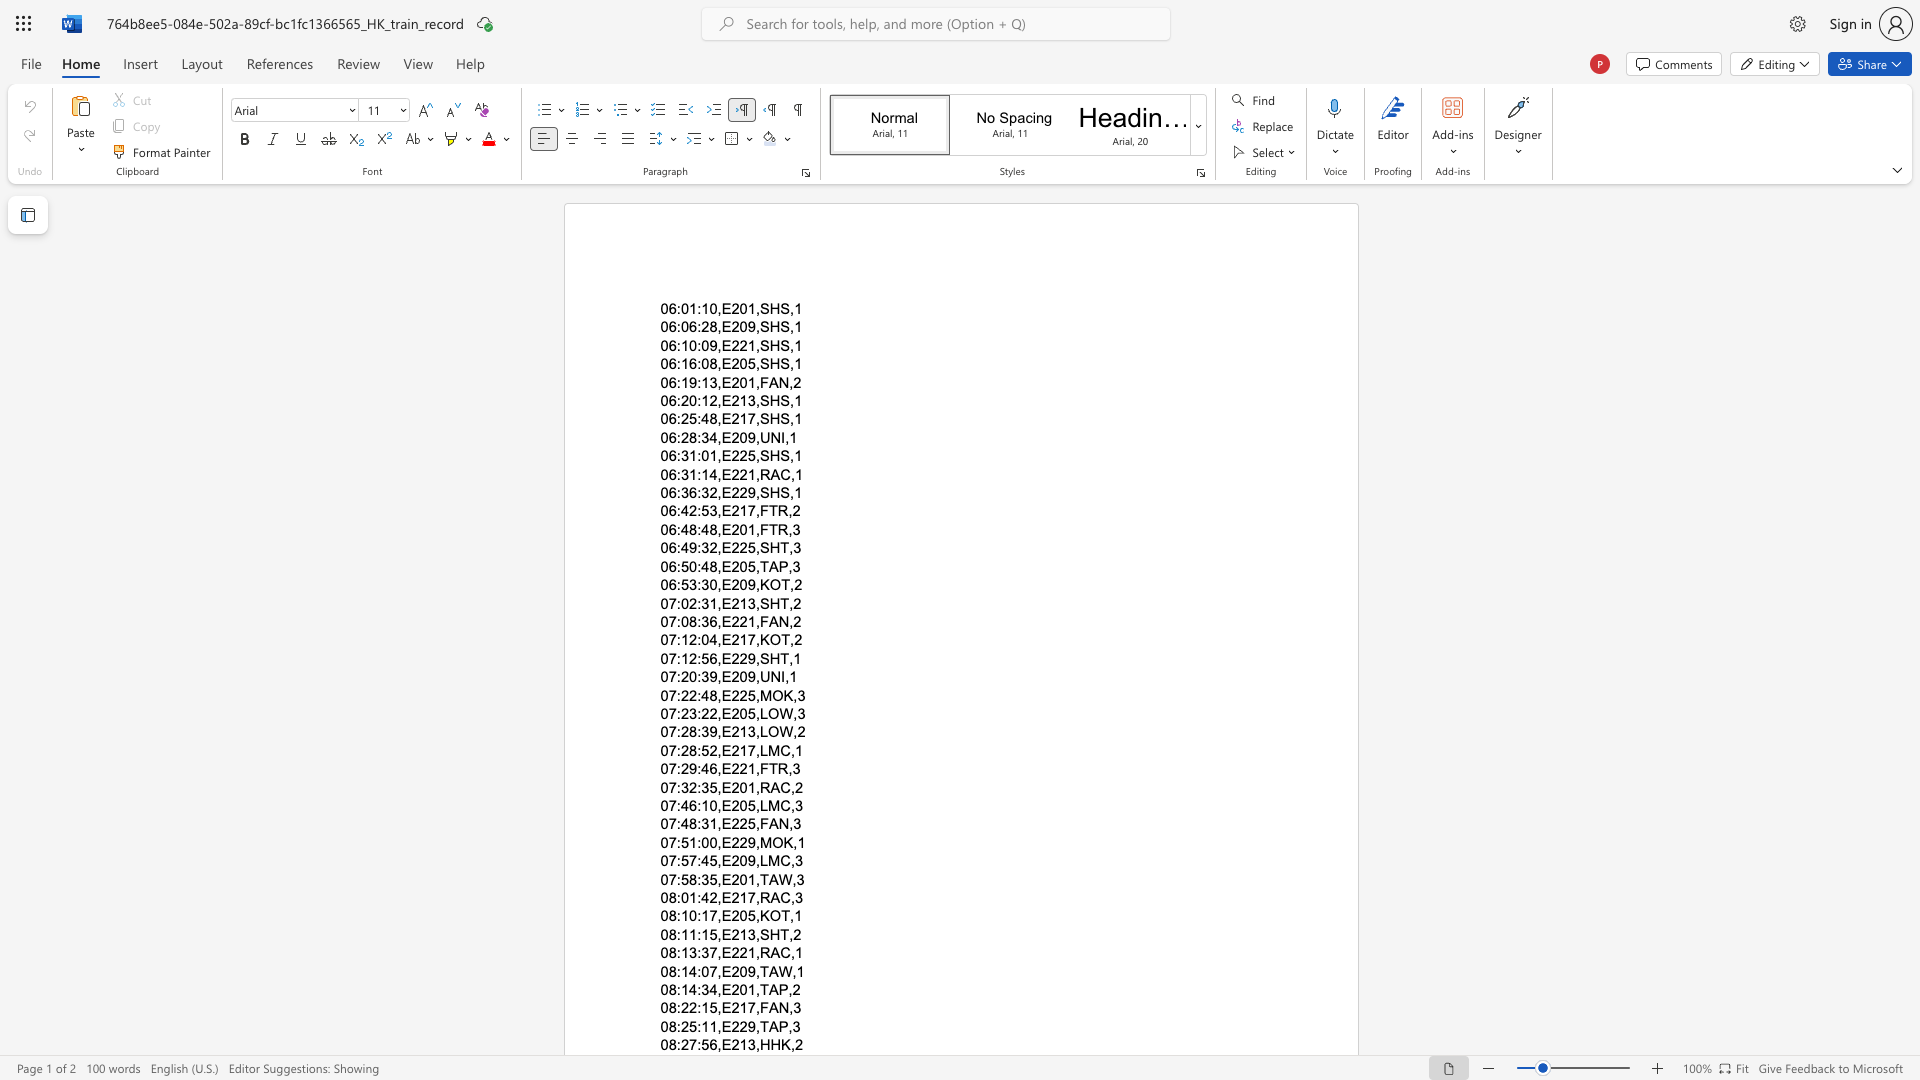 This screenshot has height=1080, width=1920. I want to click on the subset text ":2" within the text "06:28:34,E209,UNI,1", so click(676, 436).